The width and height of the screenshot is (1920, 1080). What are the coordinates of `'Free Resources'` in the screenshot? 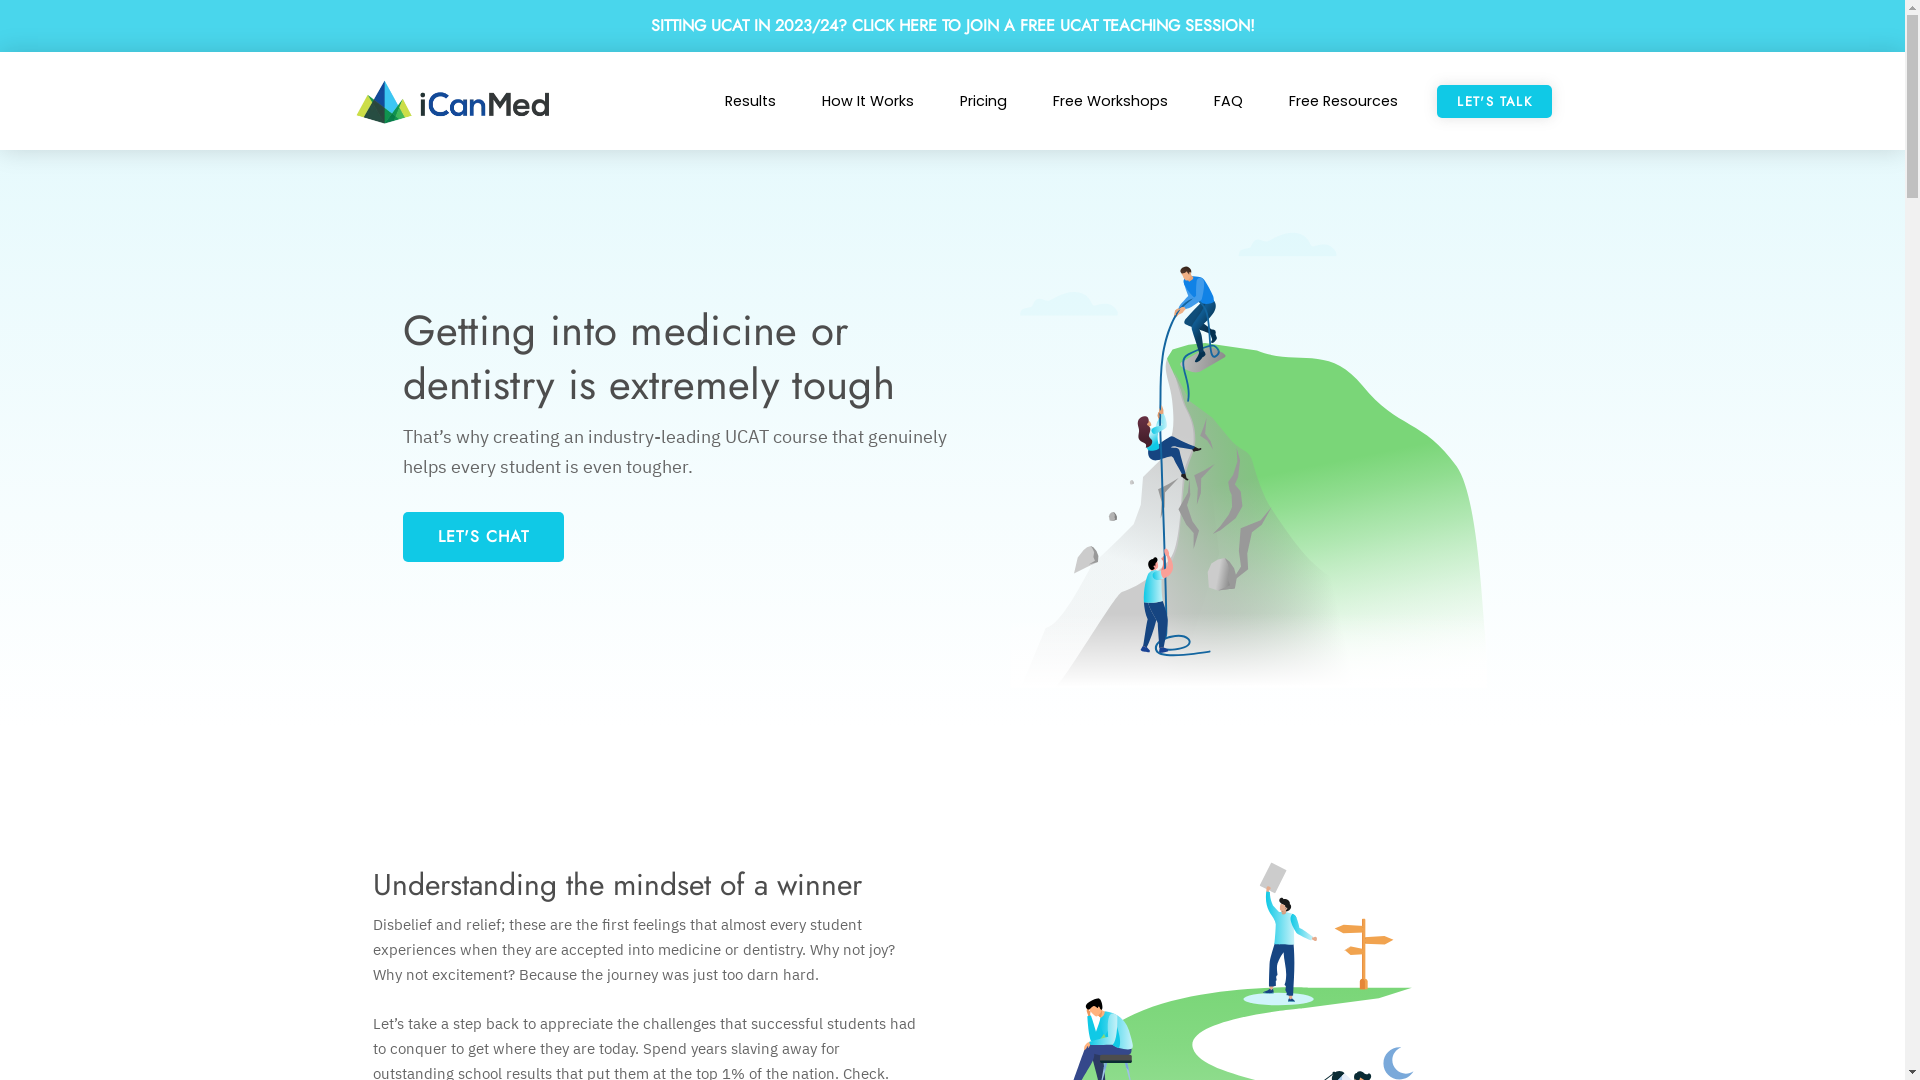 It's located at (1343, 100).